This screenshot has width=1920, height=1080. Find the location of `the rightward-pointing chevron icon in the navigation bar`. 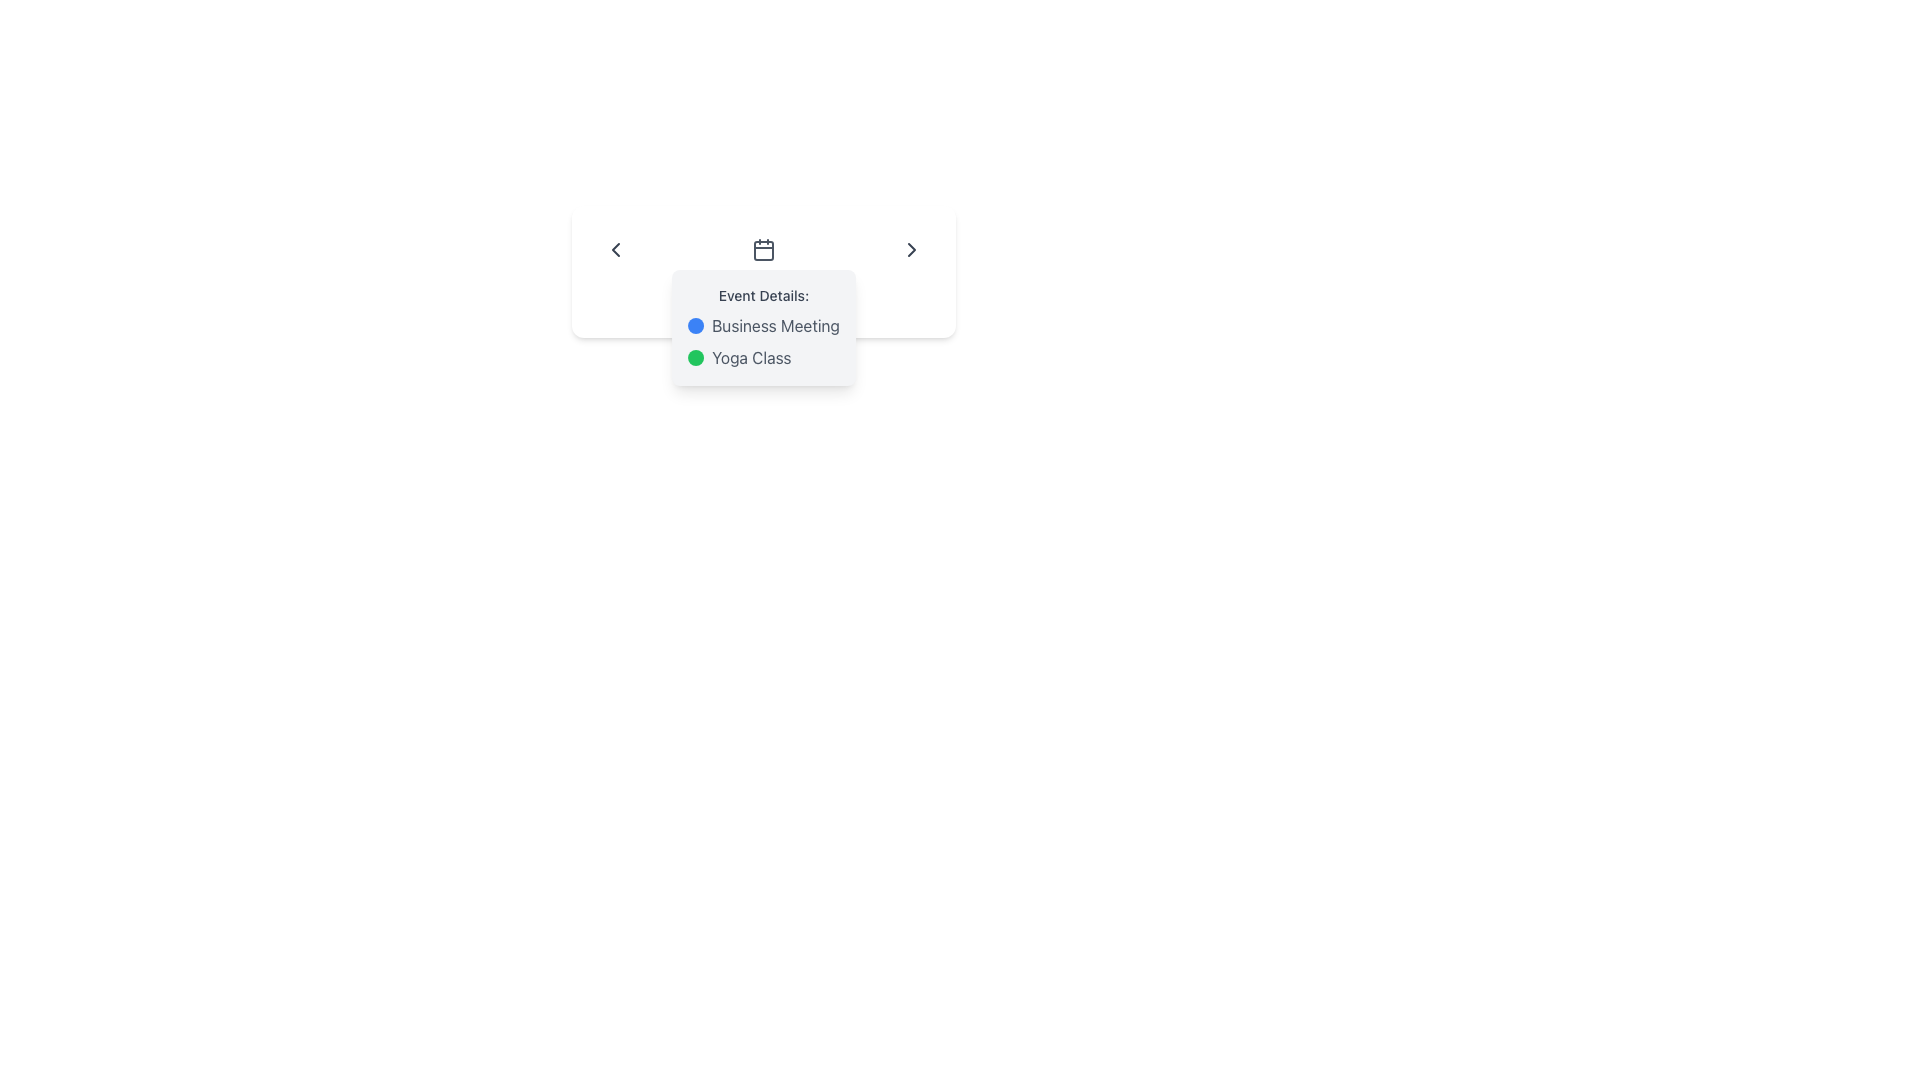

the rightward-pointing chevron icon in the navigation bar is located at coordinates (911, 249).